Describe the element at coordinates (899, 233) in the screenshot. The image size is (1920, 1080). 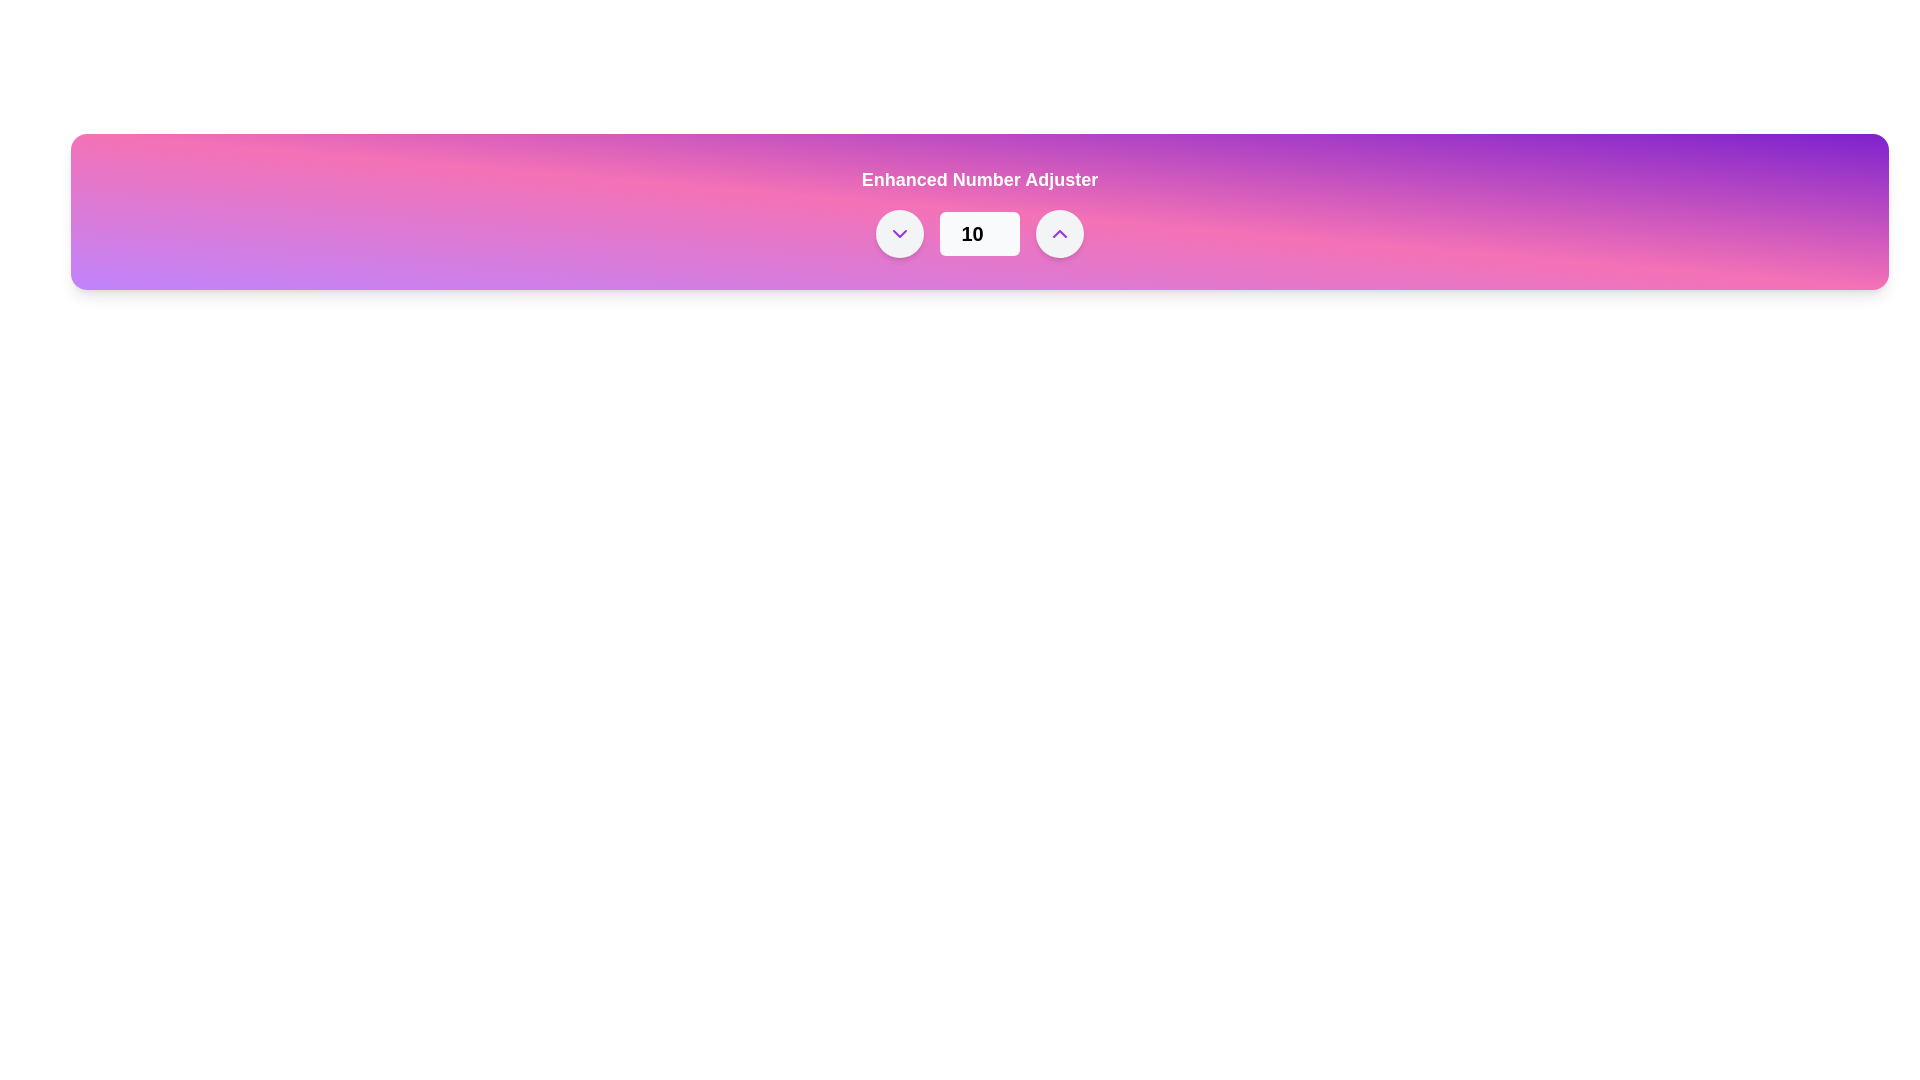
I see `the leftmost button in the horizontal group to decrease the numerical value displayed in the adjacent input field by one` at that location.